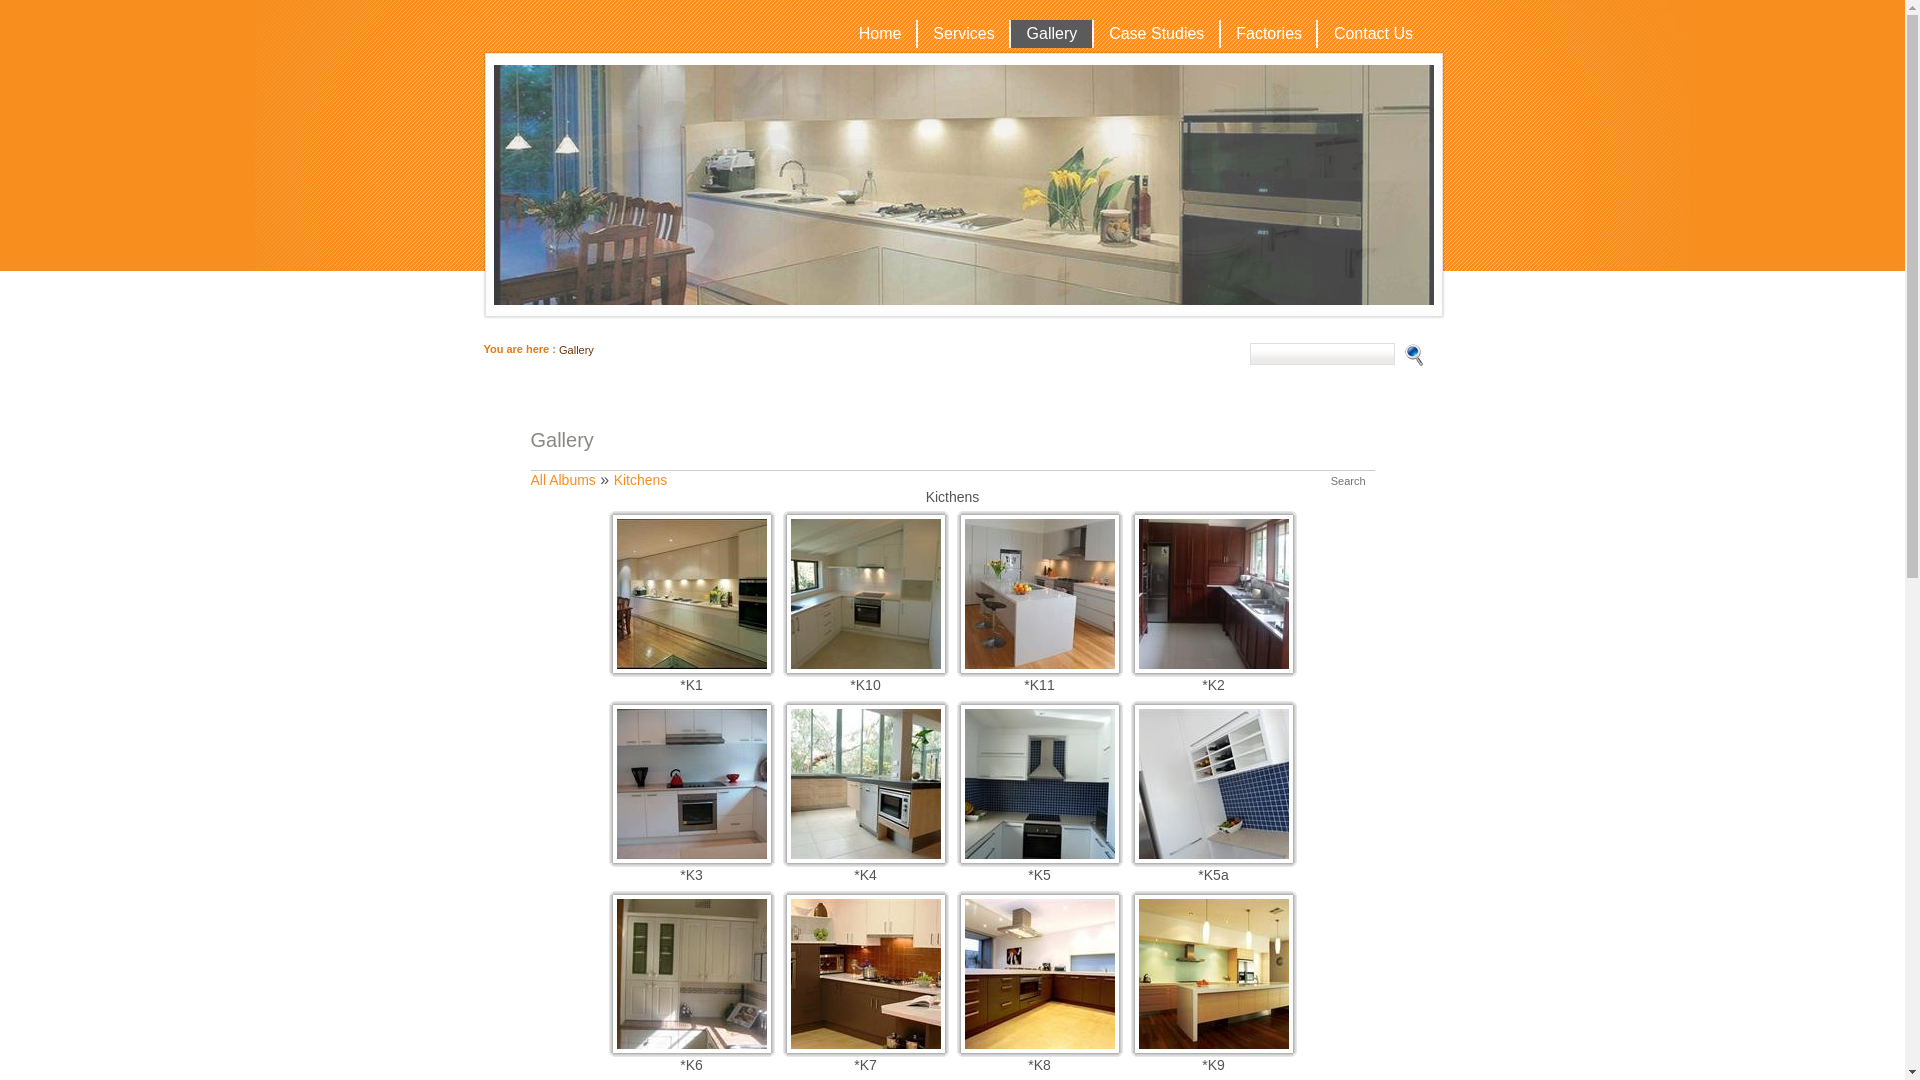 The image size is (1920, 1080). Describe the element at coordinates (575, 349) in the screenshot. I see `'Gallery'` at that location.